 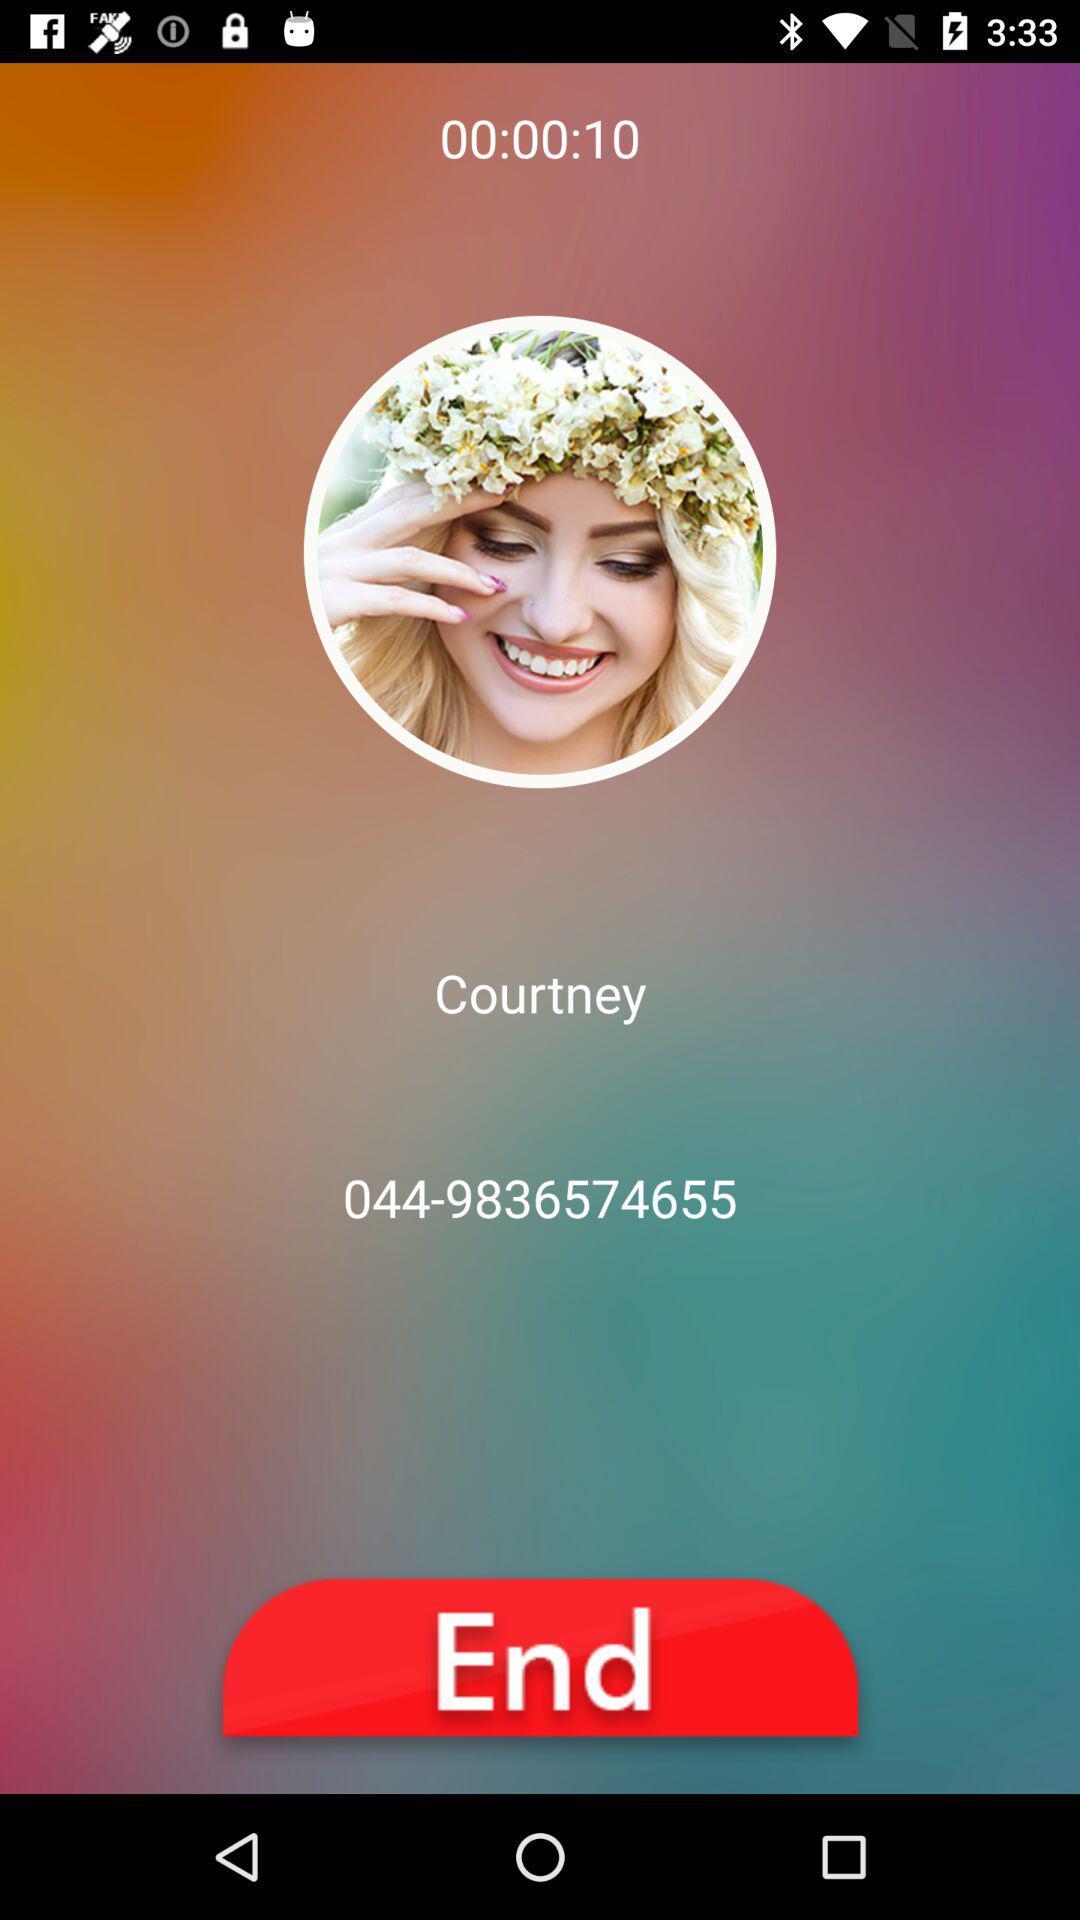 I want to click on end it, so click(x=540, y=1667).